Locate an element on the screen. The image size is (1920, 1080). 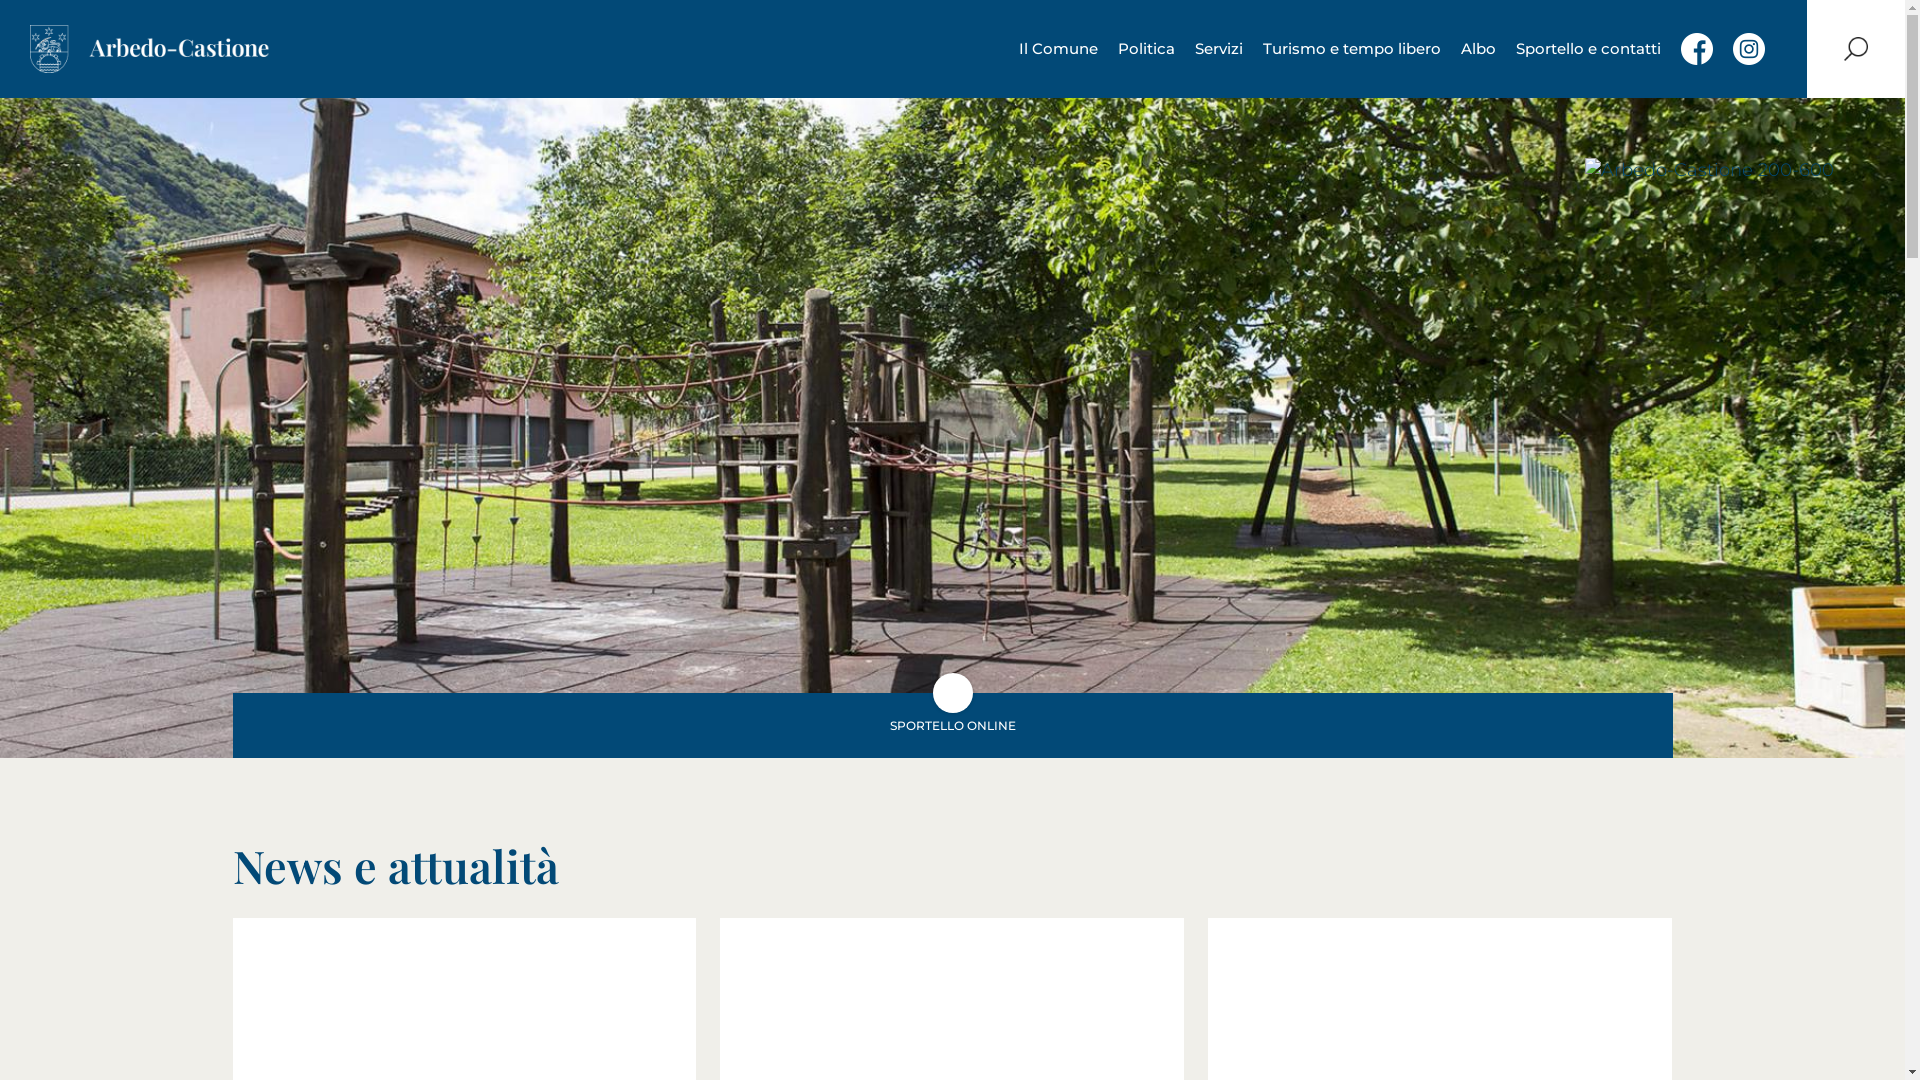
'Vai alla home' is located at coordinates (148, 48).